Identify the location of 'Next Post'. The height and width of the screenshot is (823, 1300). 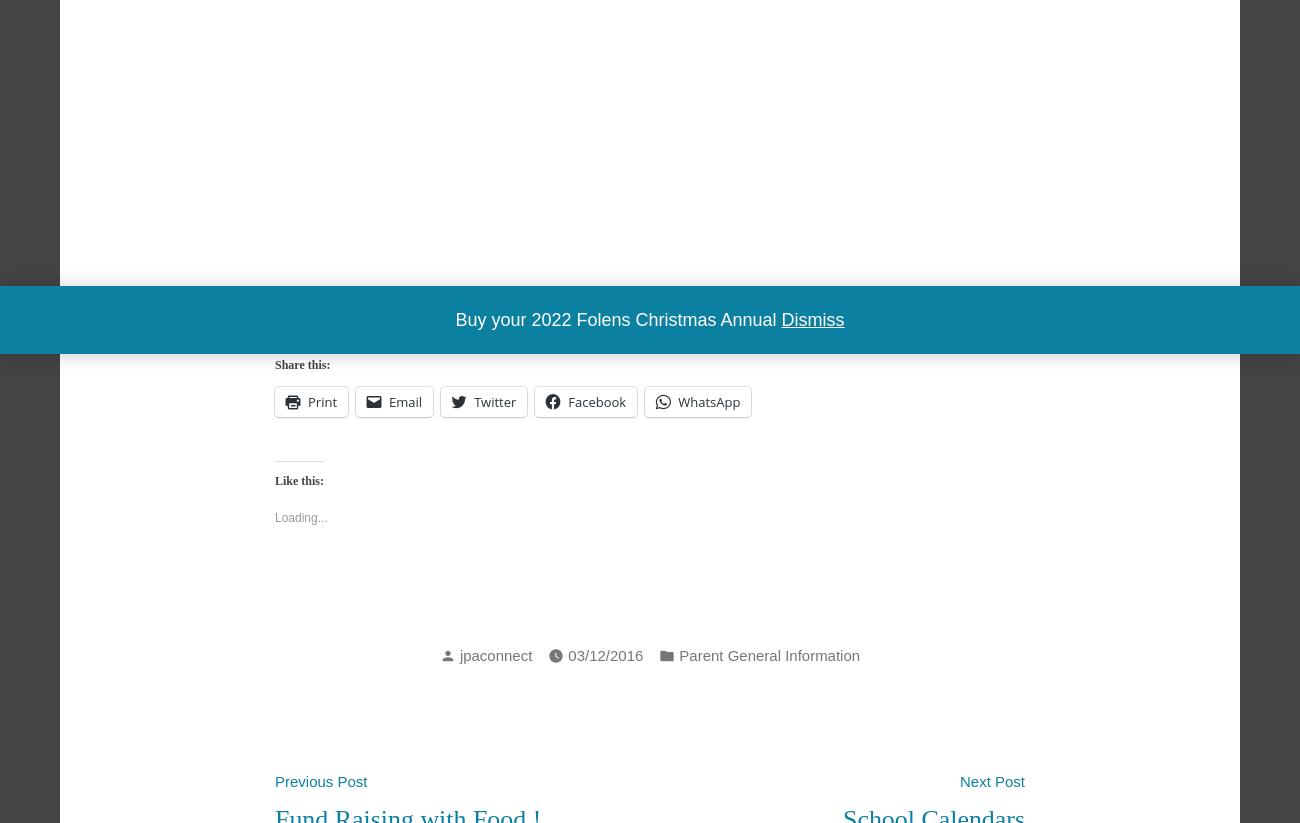
(960, 780).